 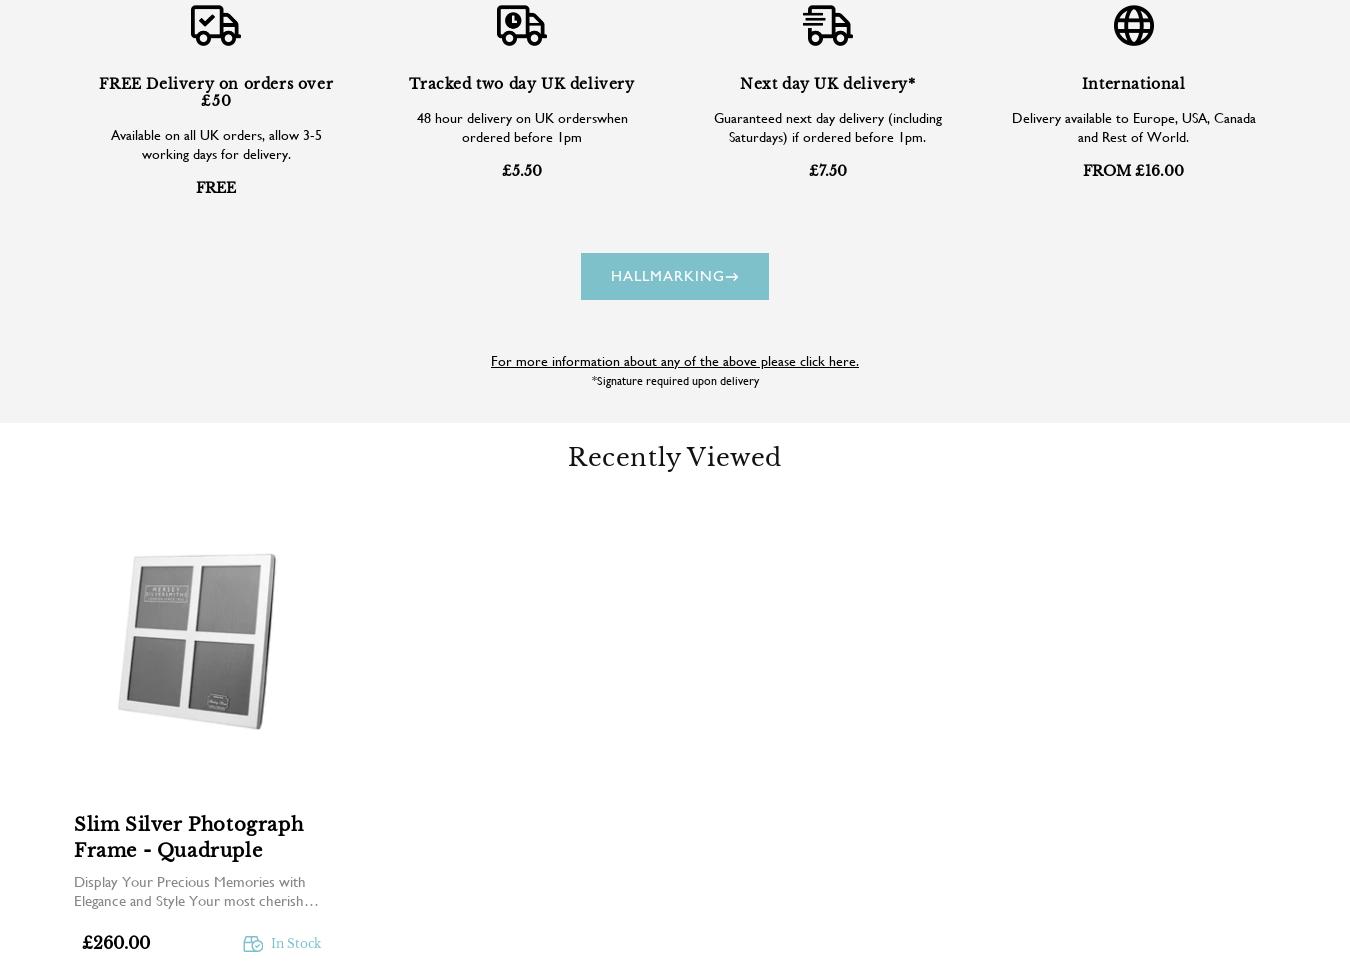 I want to click on '48 hour delivery on UK orderswhen ordered before 1pm', so click(x=520, y=126).